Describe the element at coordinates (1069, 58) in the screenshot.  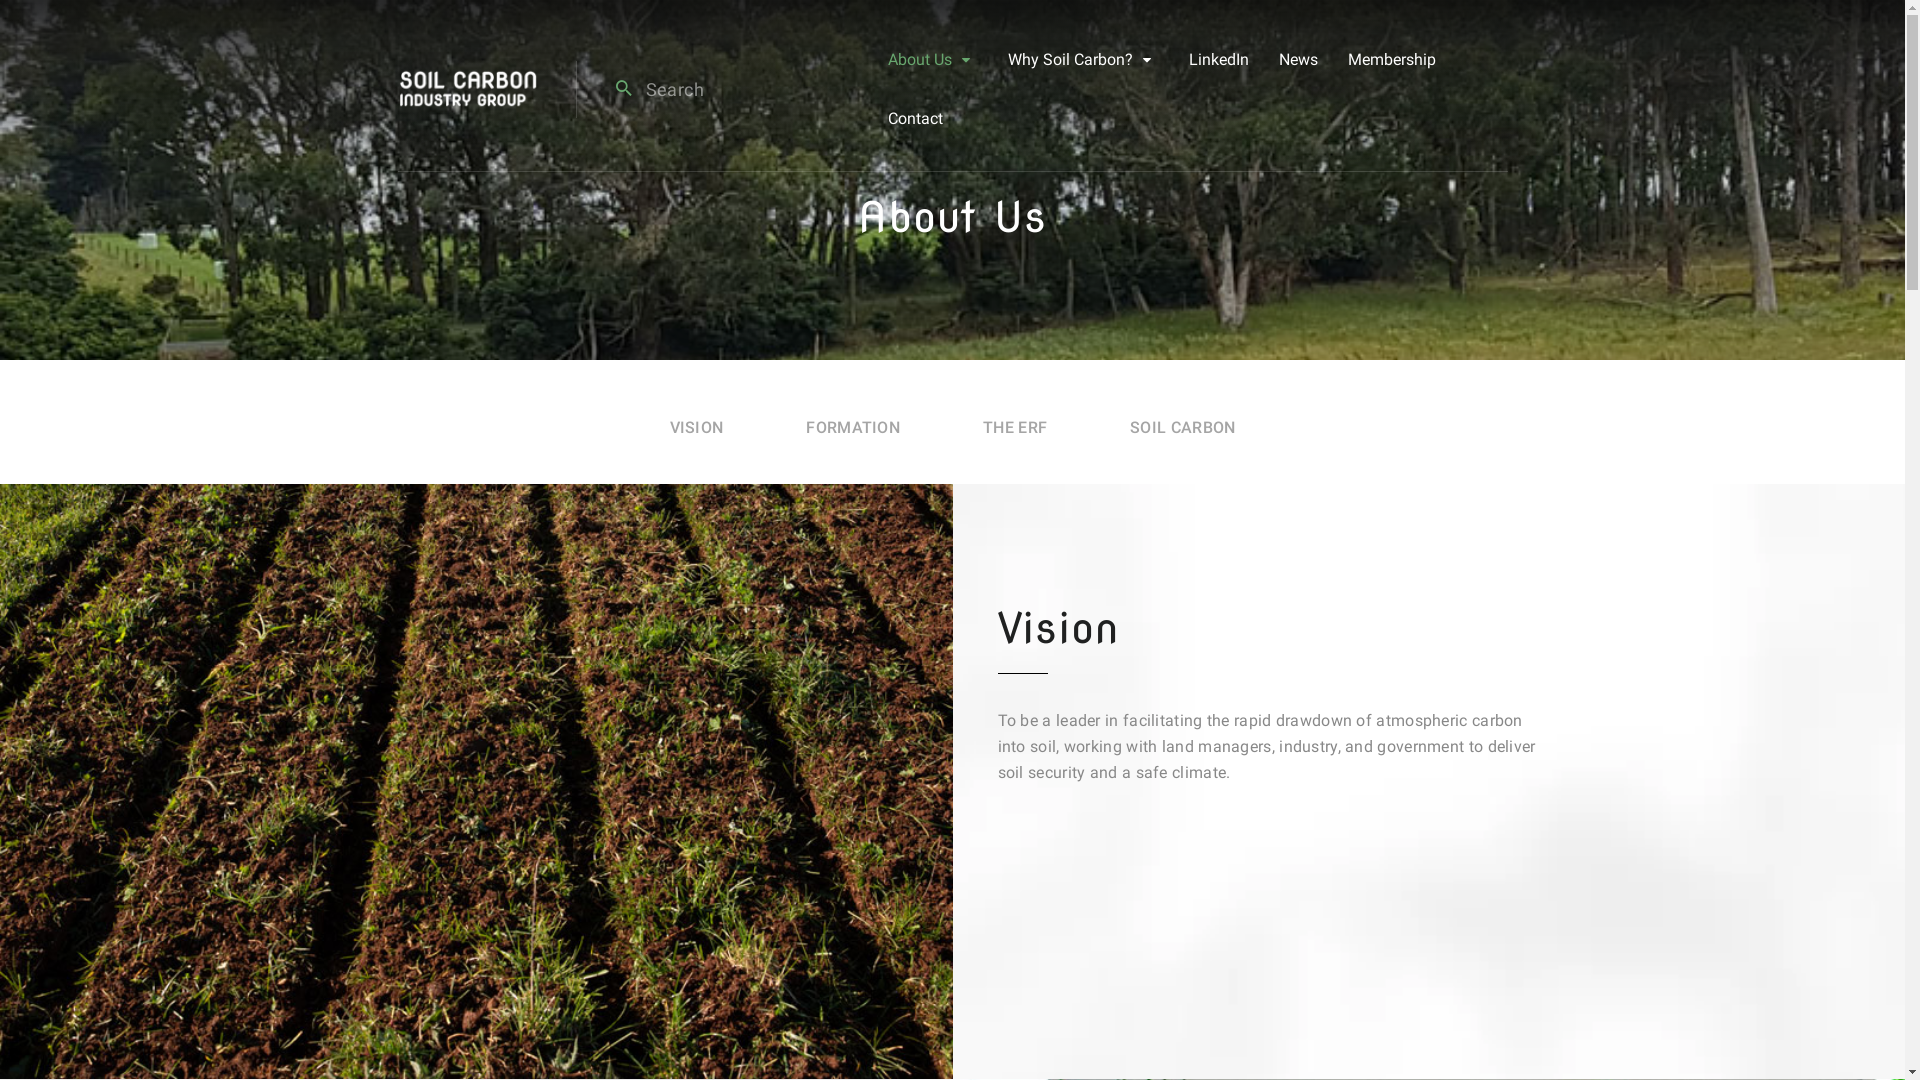
I see `'Why Soil Carbon?'` at that location.